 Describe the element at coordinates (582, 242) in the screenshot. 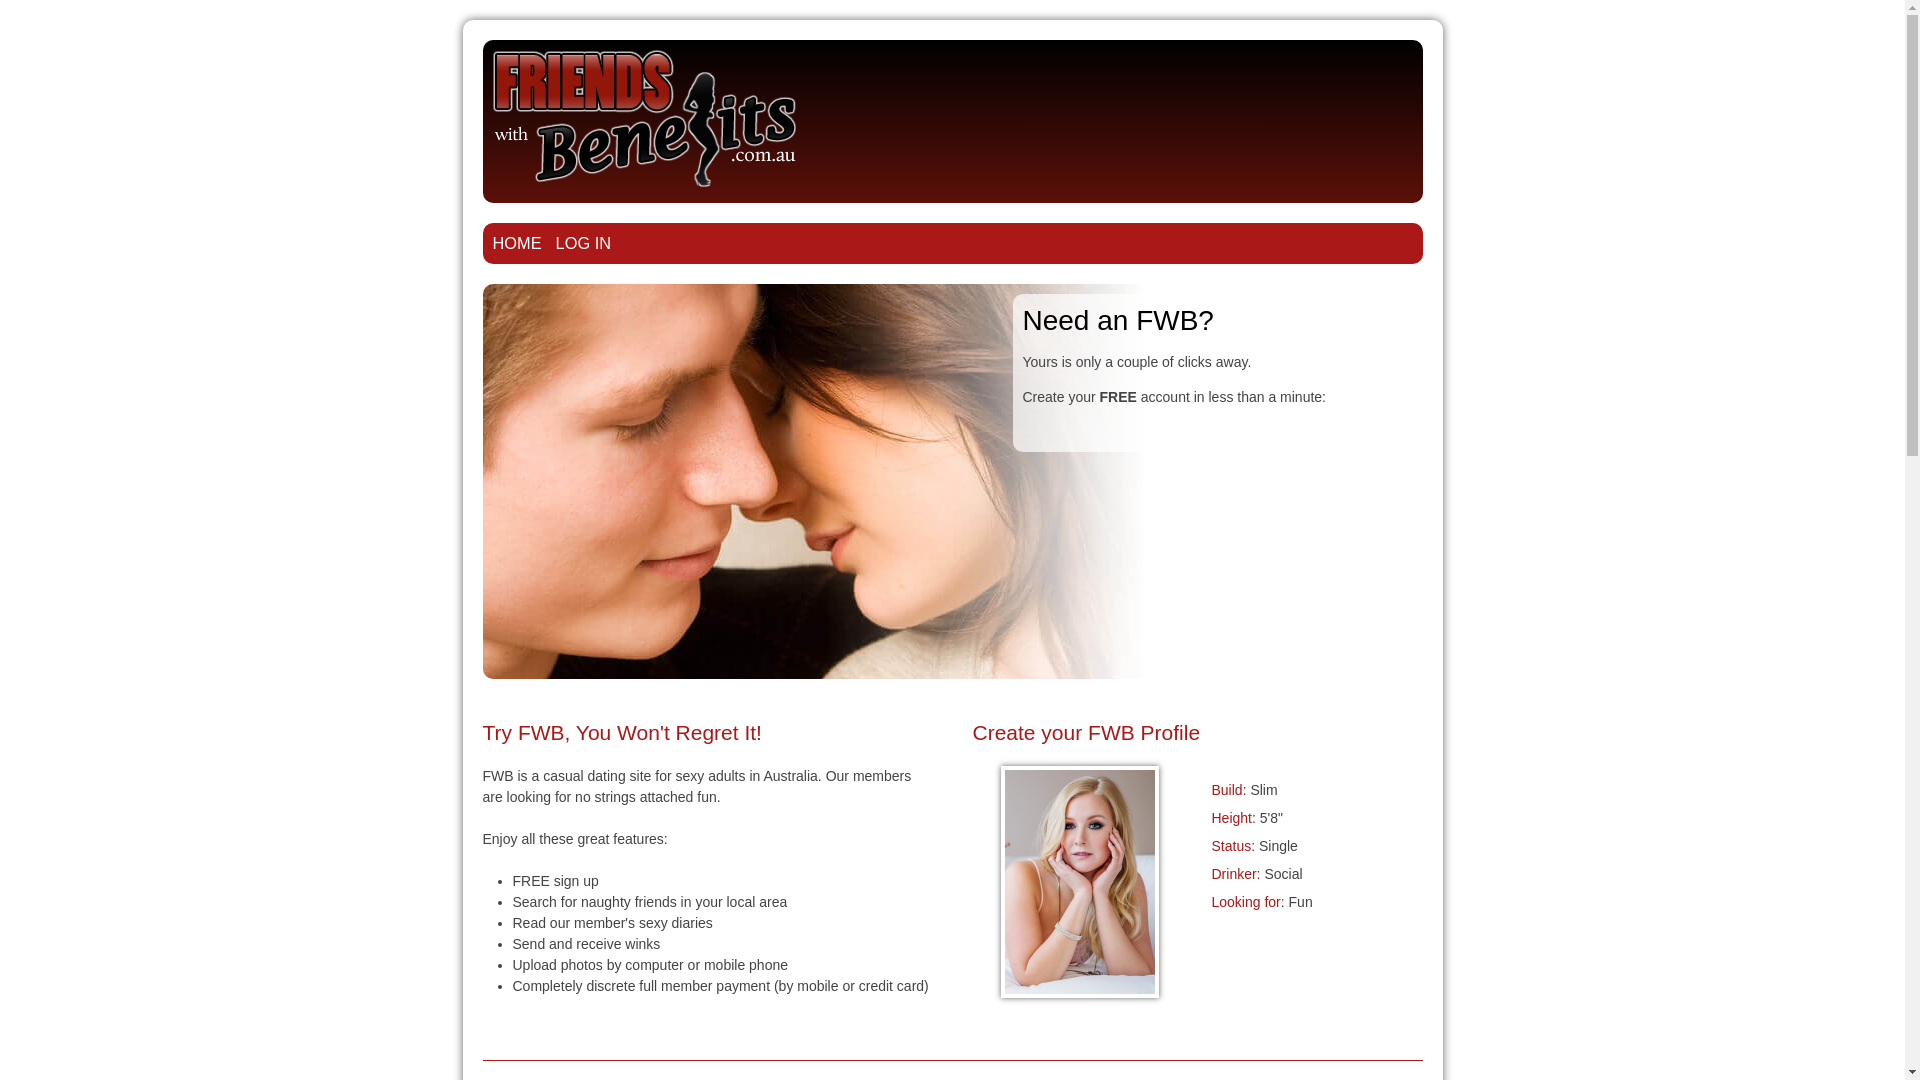

I see `'LOG IN'` at that location.